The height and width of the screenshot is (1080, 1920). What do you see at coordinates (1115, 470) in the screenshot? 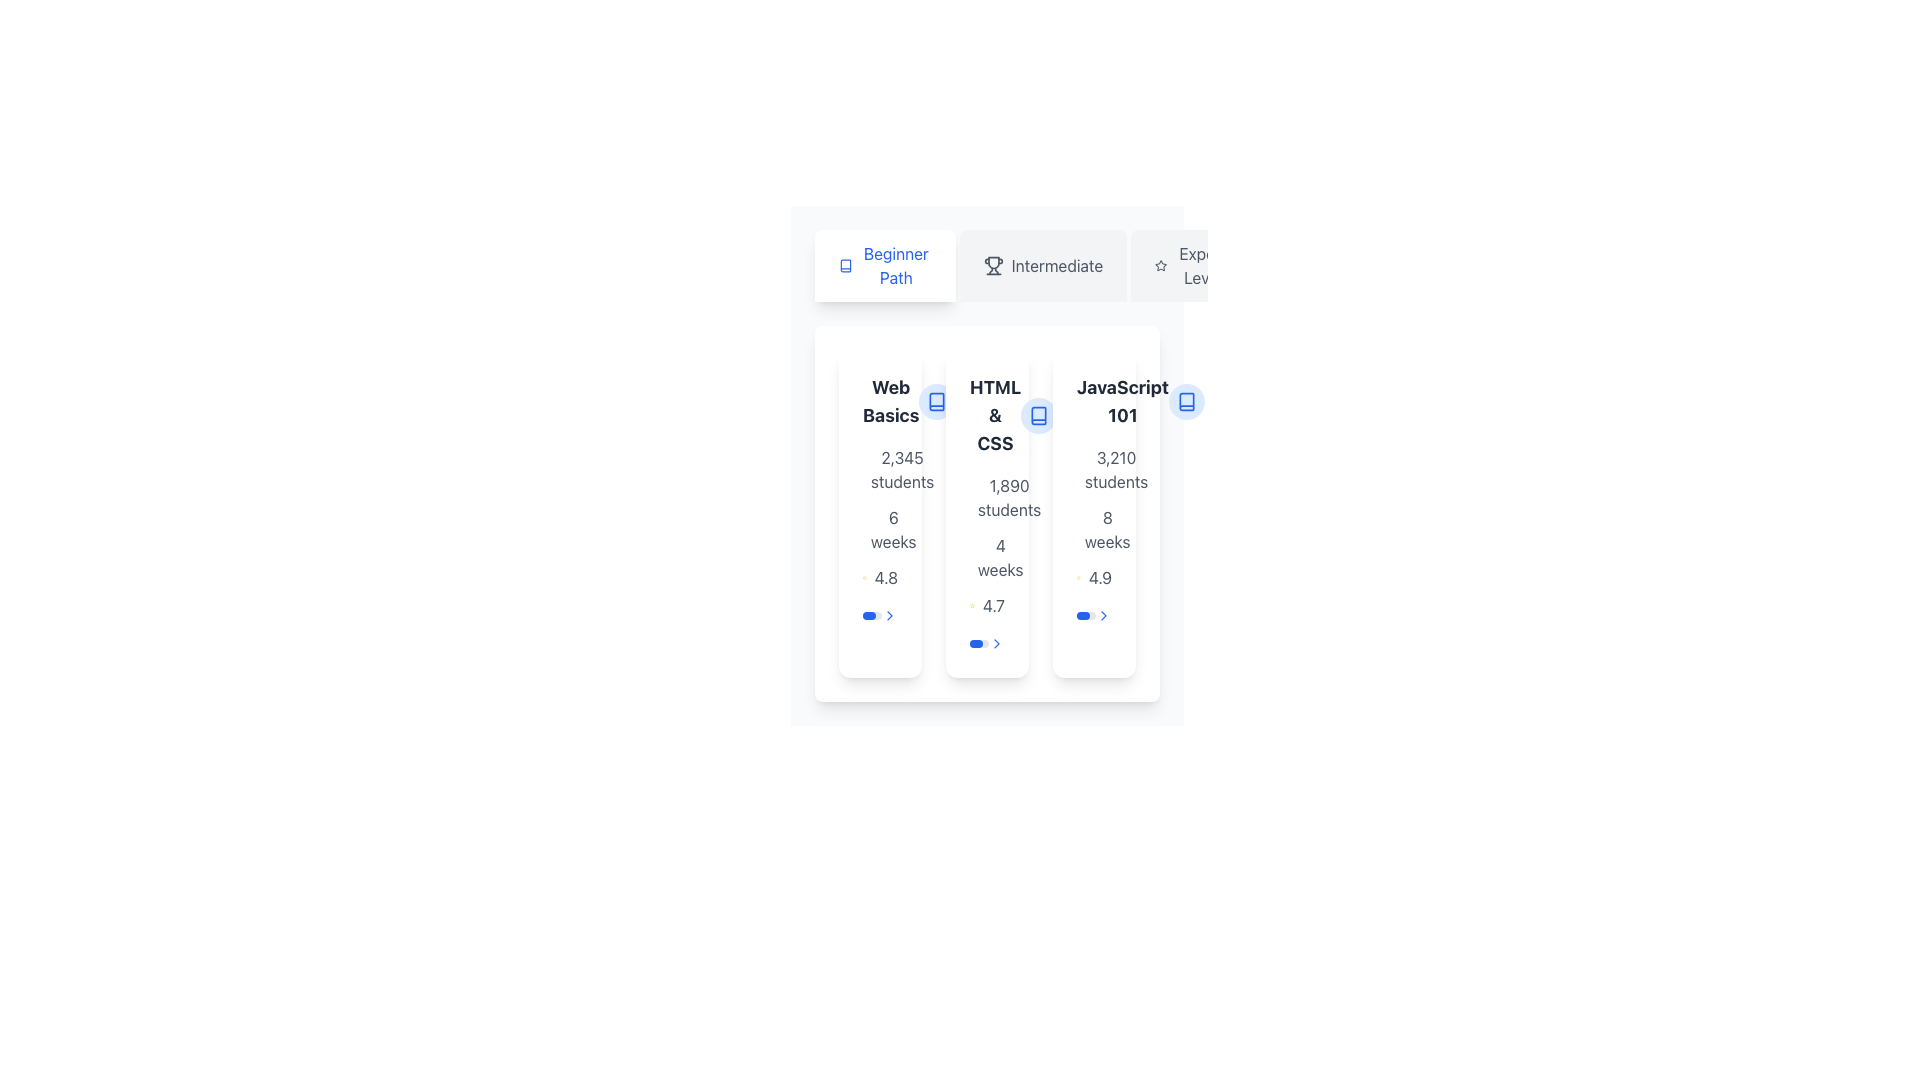
I see `the static text display UI element that shows the number of students enrolled in the 'JavaScript 101' course, located in the third column beneath the course title` at bounding box center [1115, 470].